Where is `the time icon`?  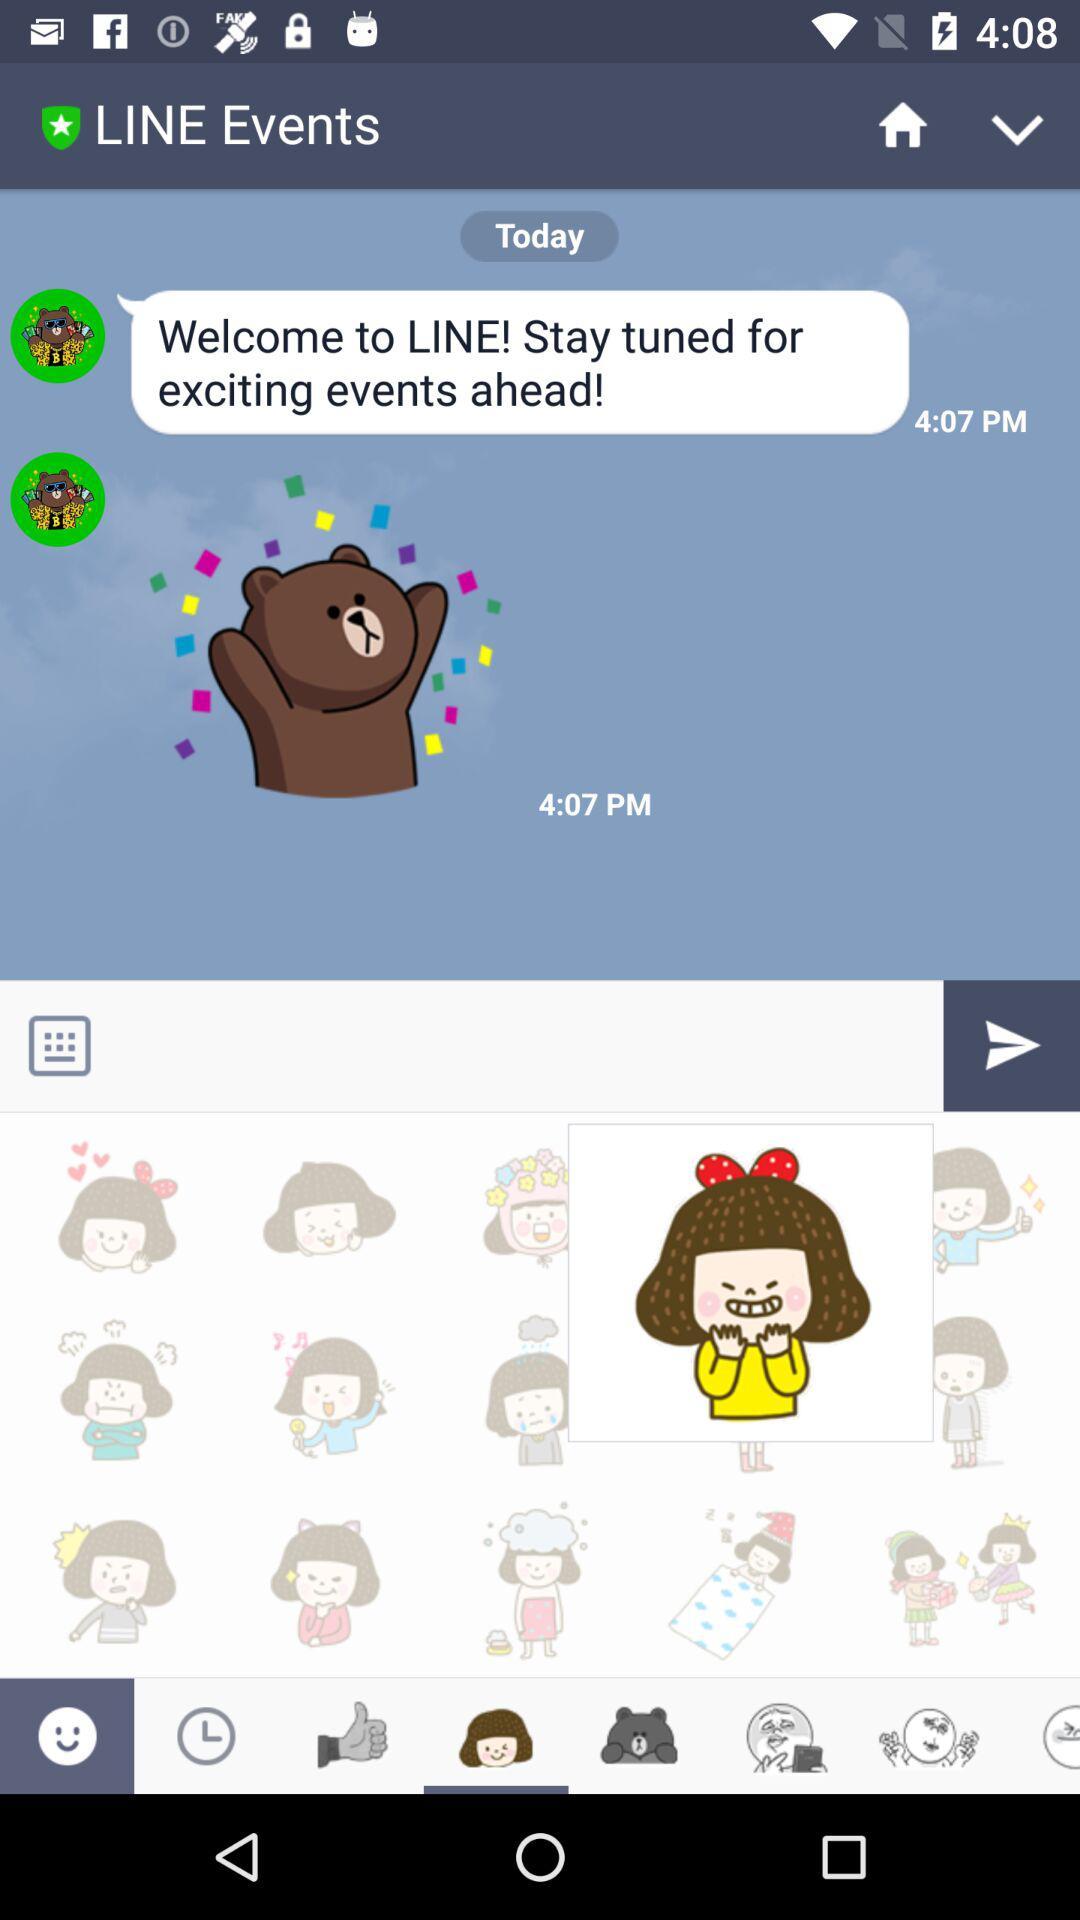 the time icon is located at coordinates (206, 1735).